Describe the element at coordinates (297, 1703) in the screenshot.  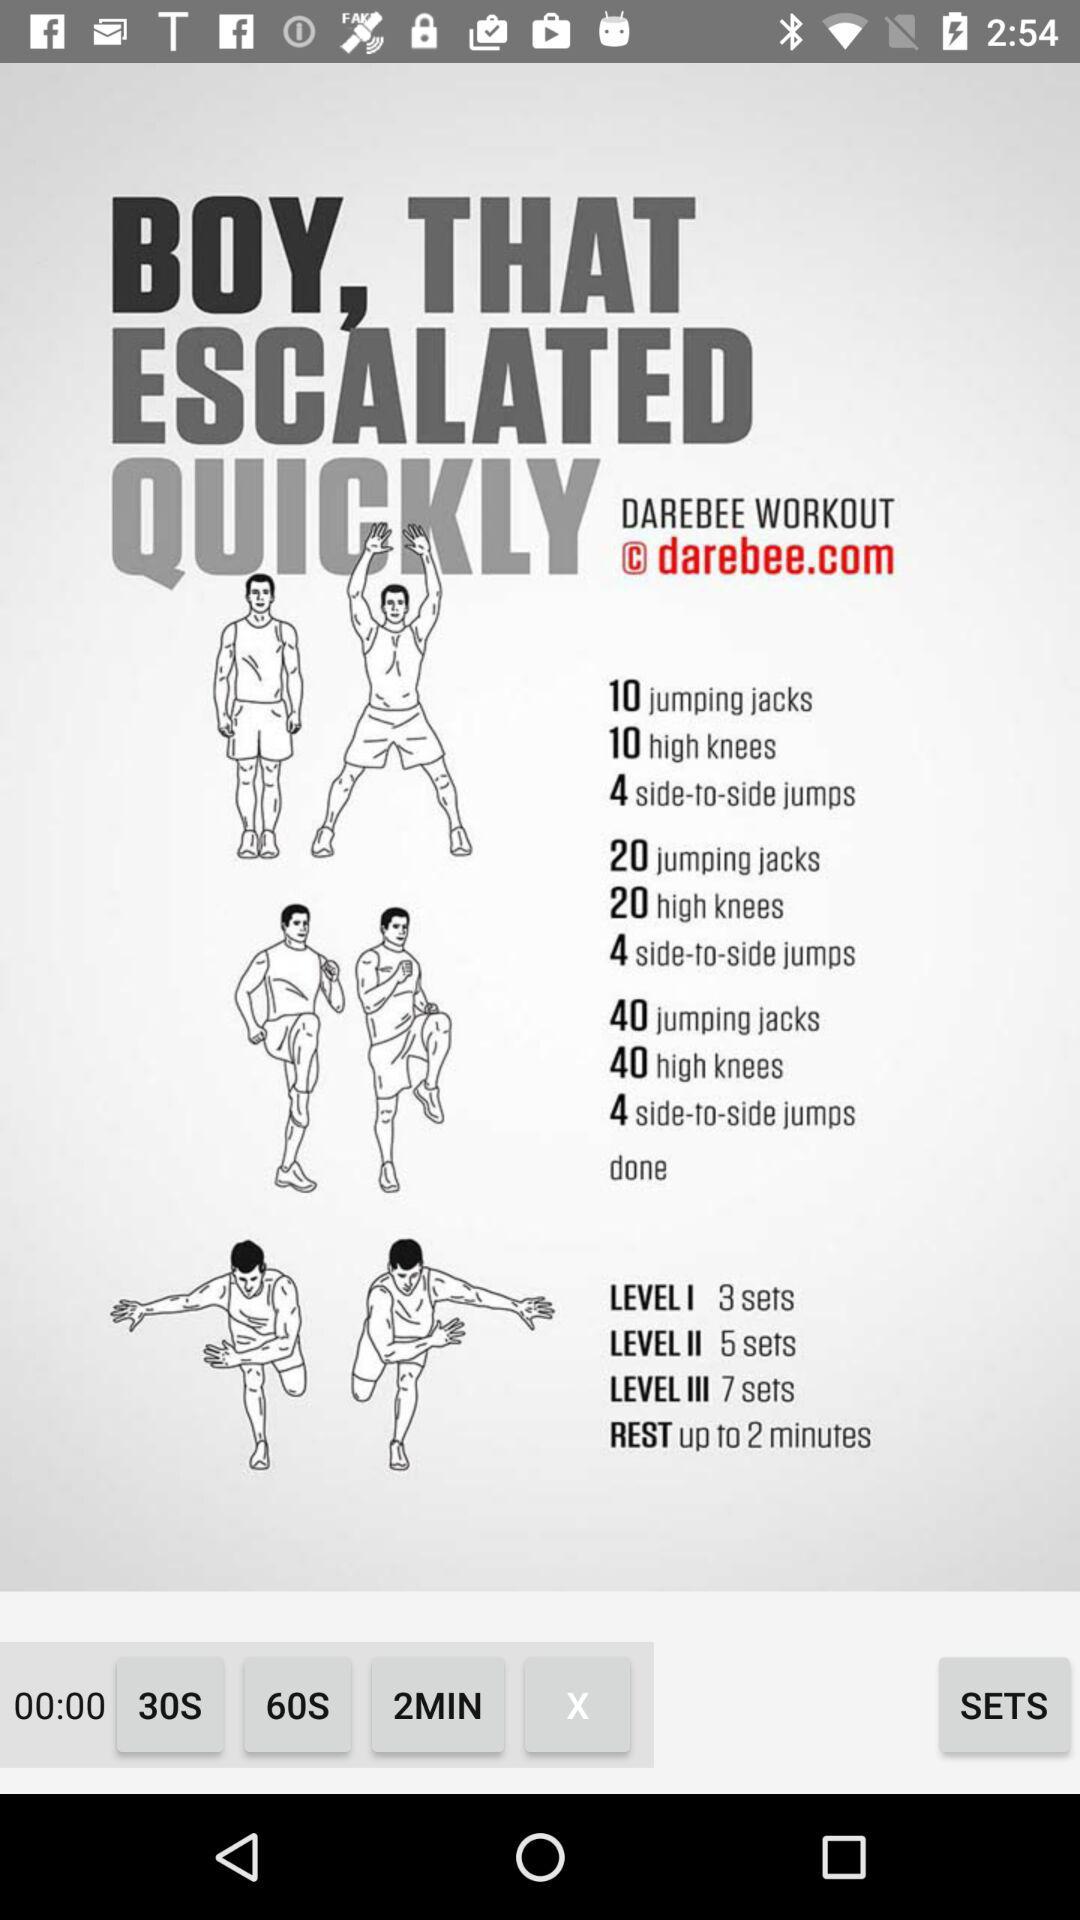
I see `the icon to the right of the 30s item` at that location.